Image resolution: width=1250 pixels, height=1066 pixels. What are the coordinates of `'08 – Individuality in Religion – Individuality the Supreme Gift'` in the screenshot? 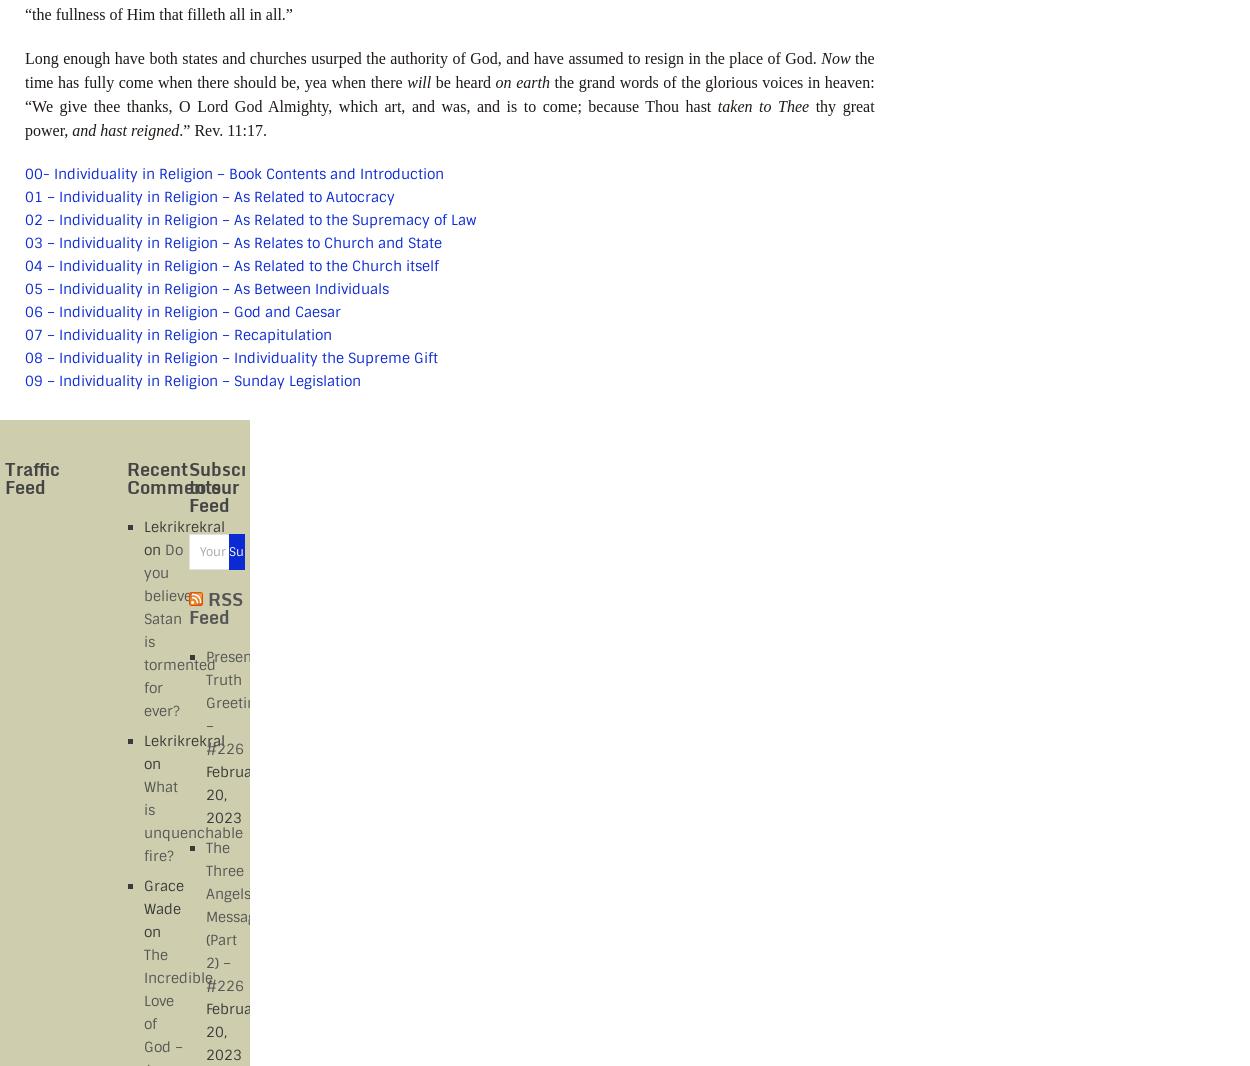 It's located at (230, 357).